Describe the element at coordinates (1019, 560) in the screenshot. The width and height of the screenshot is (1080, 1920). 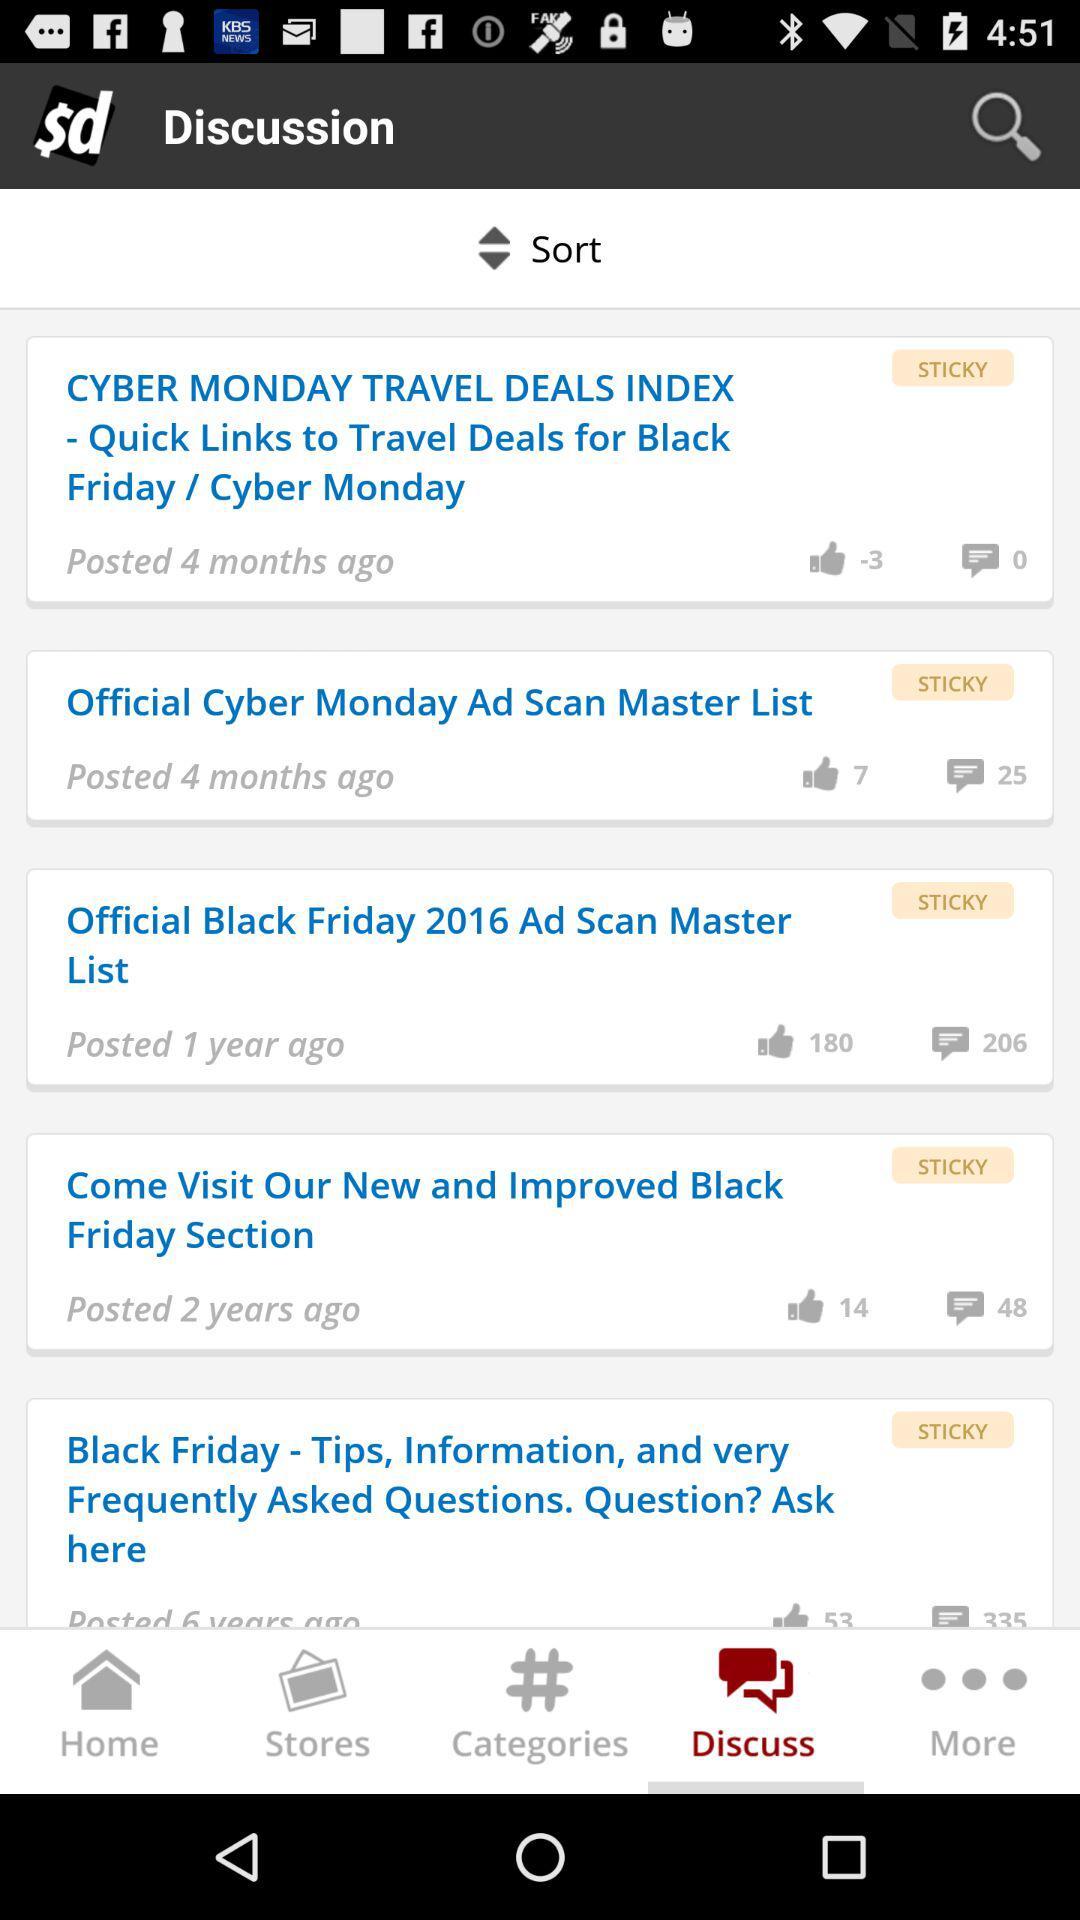
I see `the 0 item` at that location.